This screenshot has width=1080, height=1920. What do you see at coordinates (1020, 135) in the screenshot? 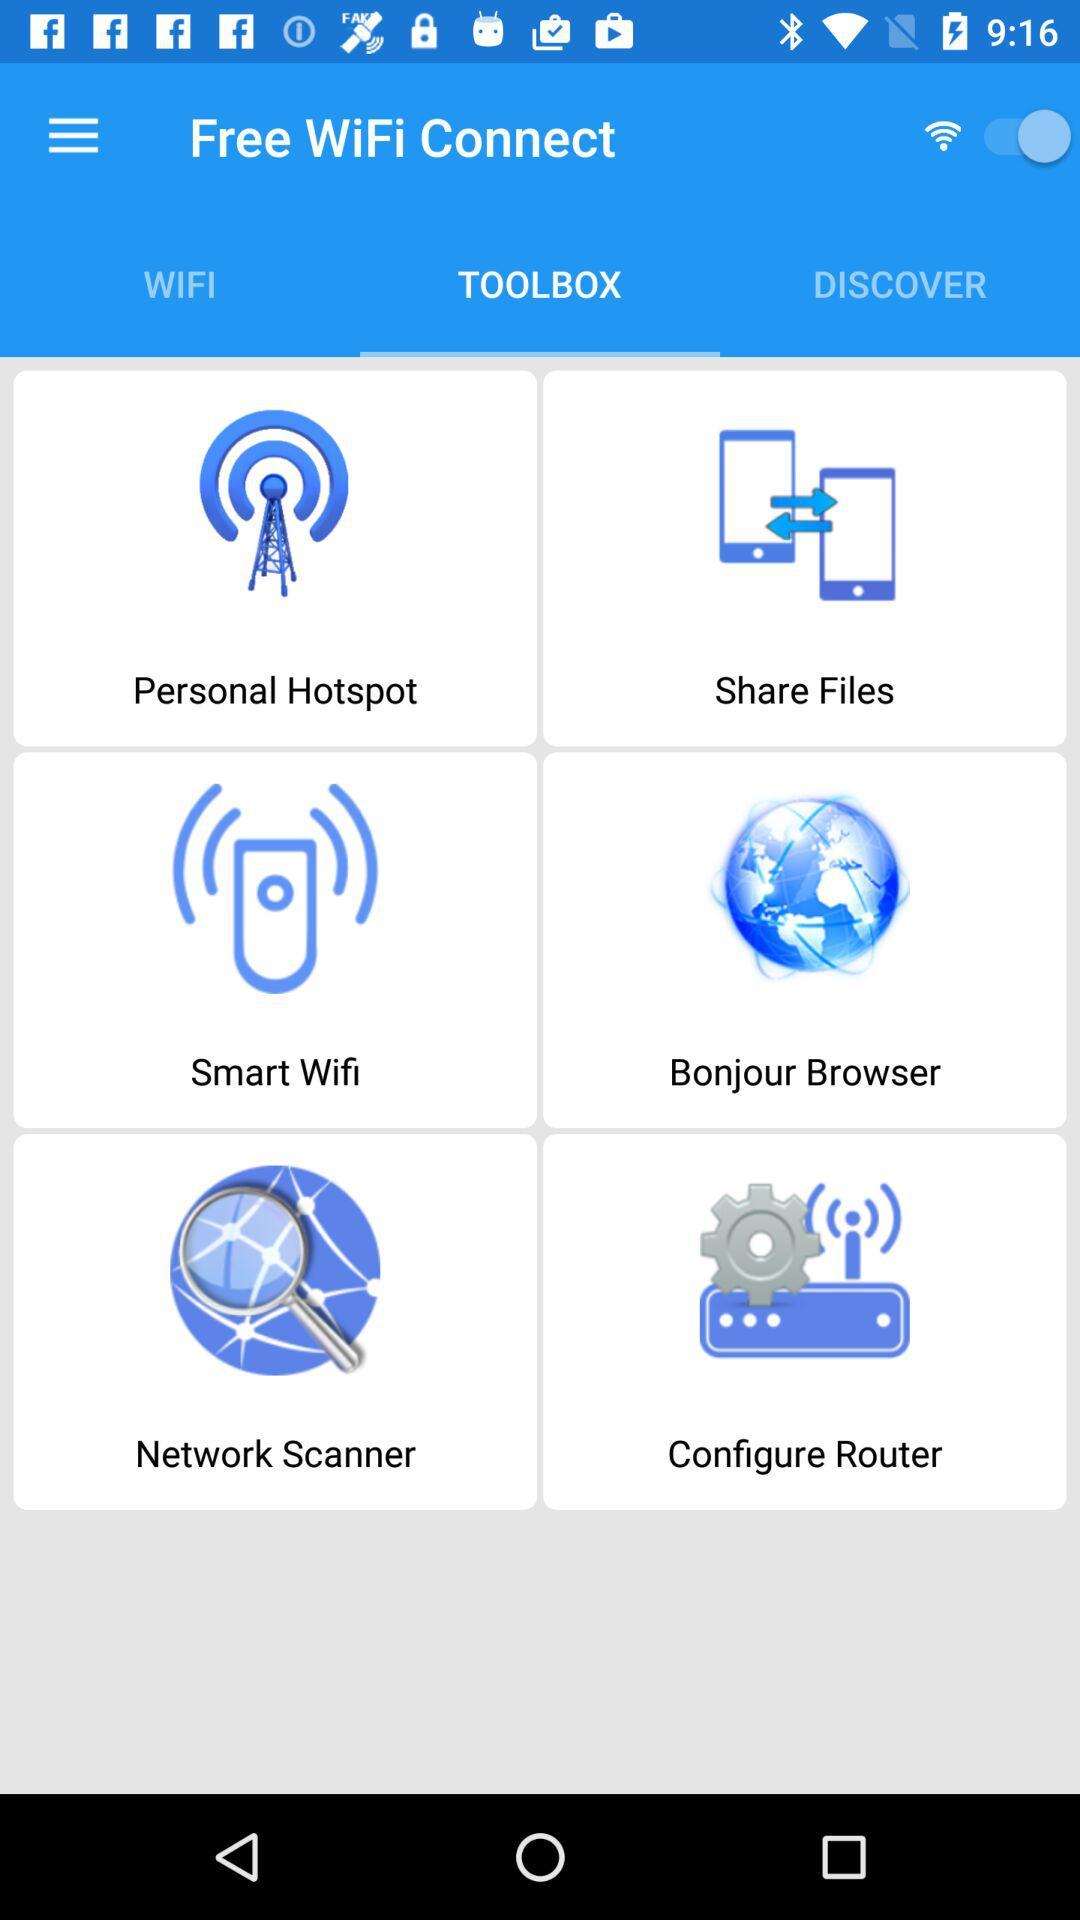
I see `slide to open wifi switch on wifi` at bounding box center [1020, 135].